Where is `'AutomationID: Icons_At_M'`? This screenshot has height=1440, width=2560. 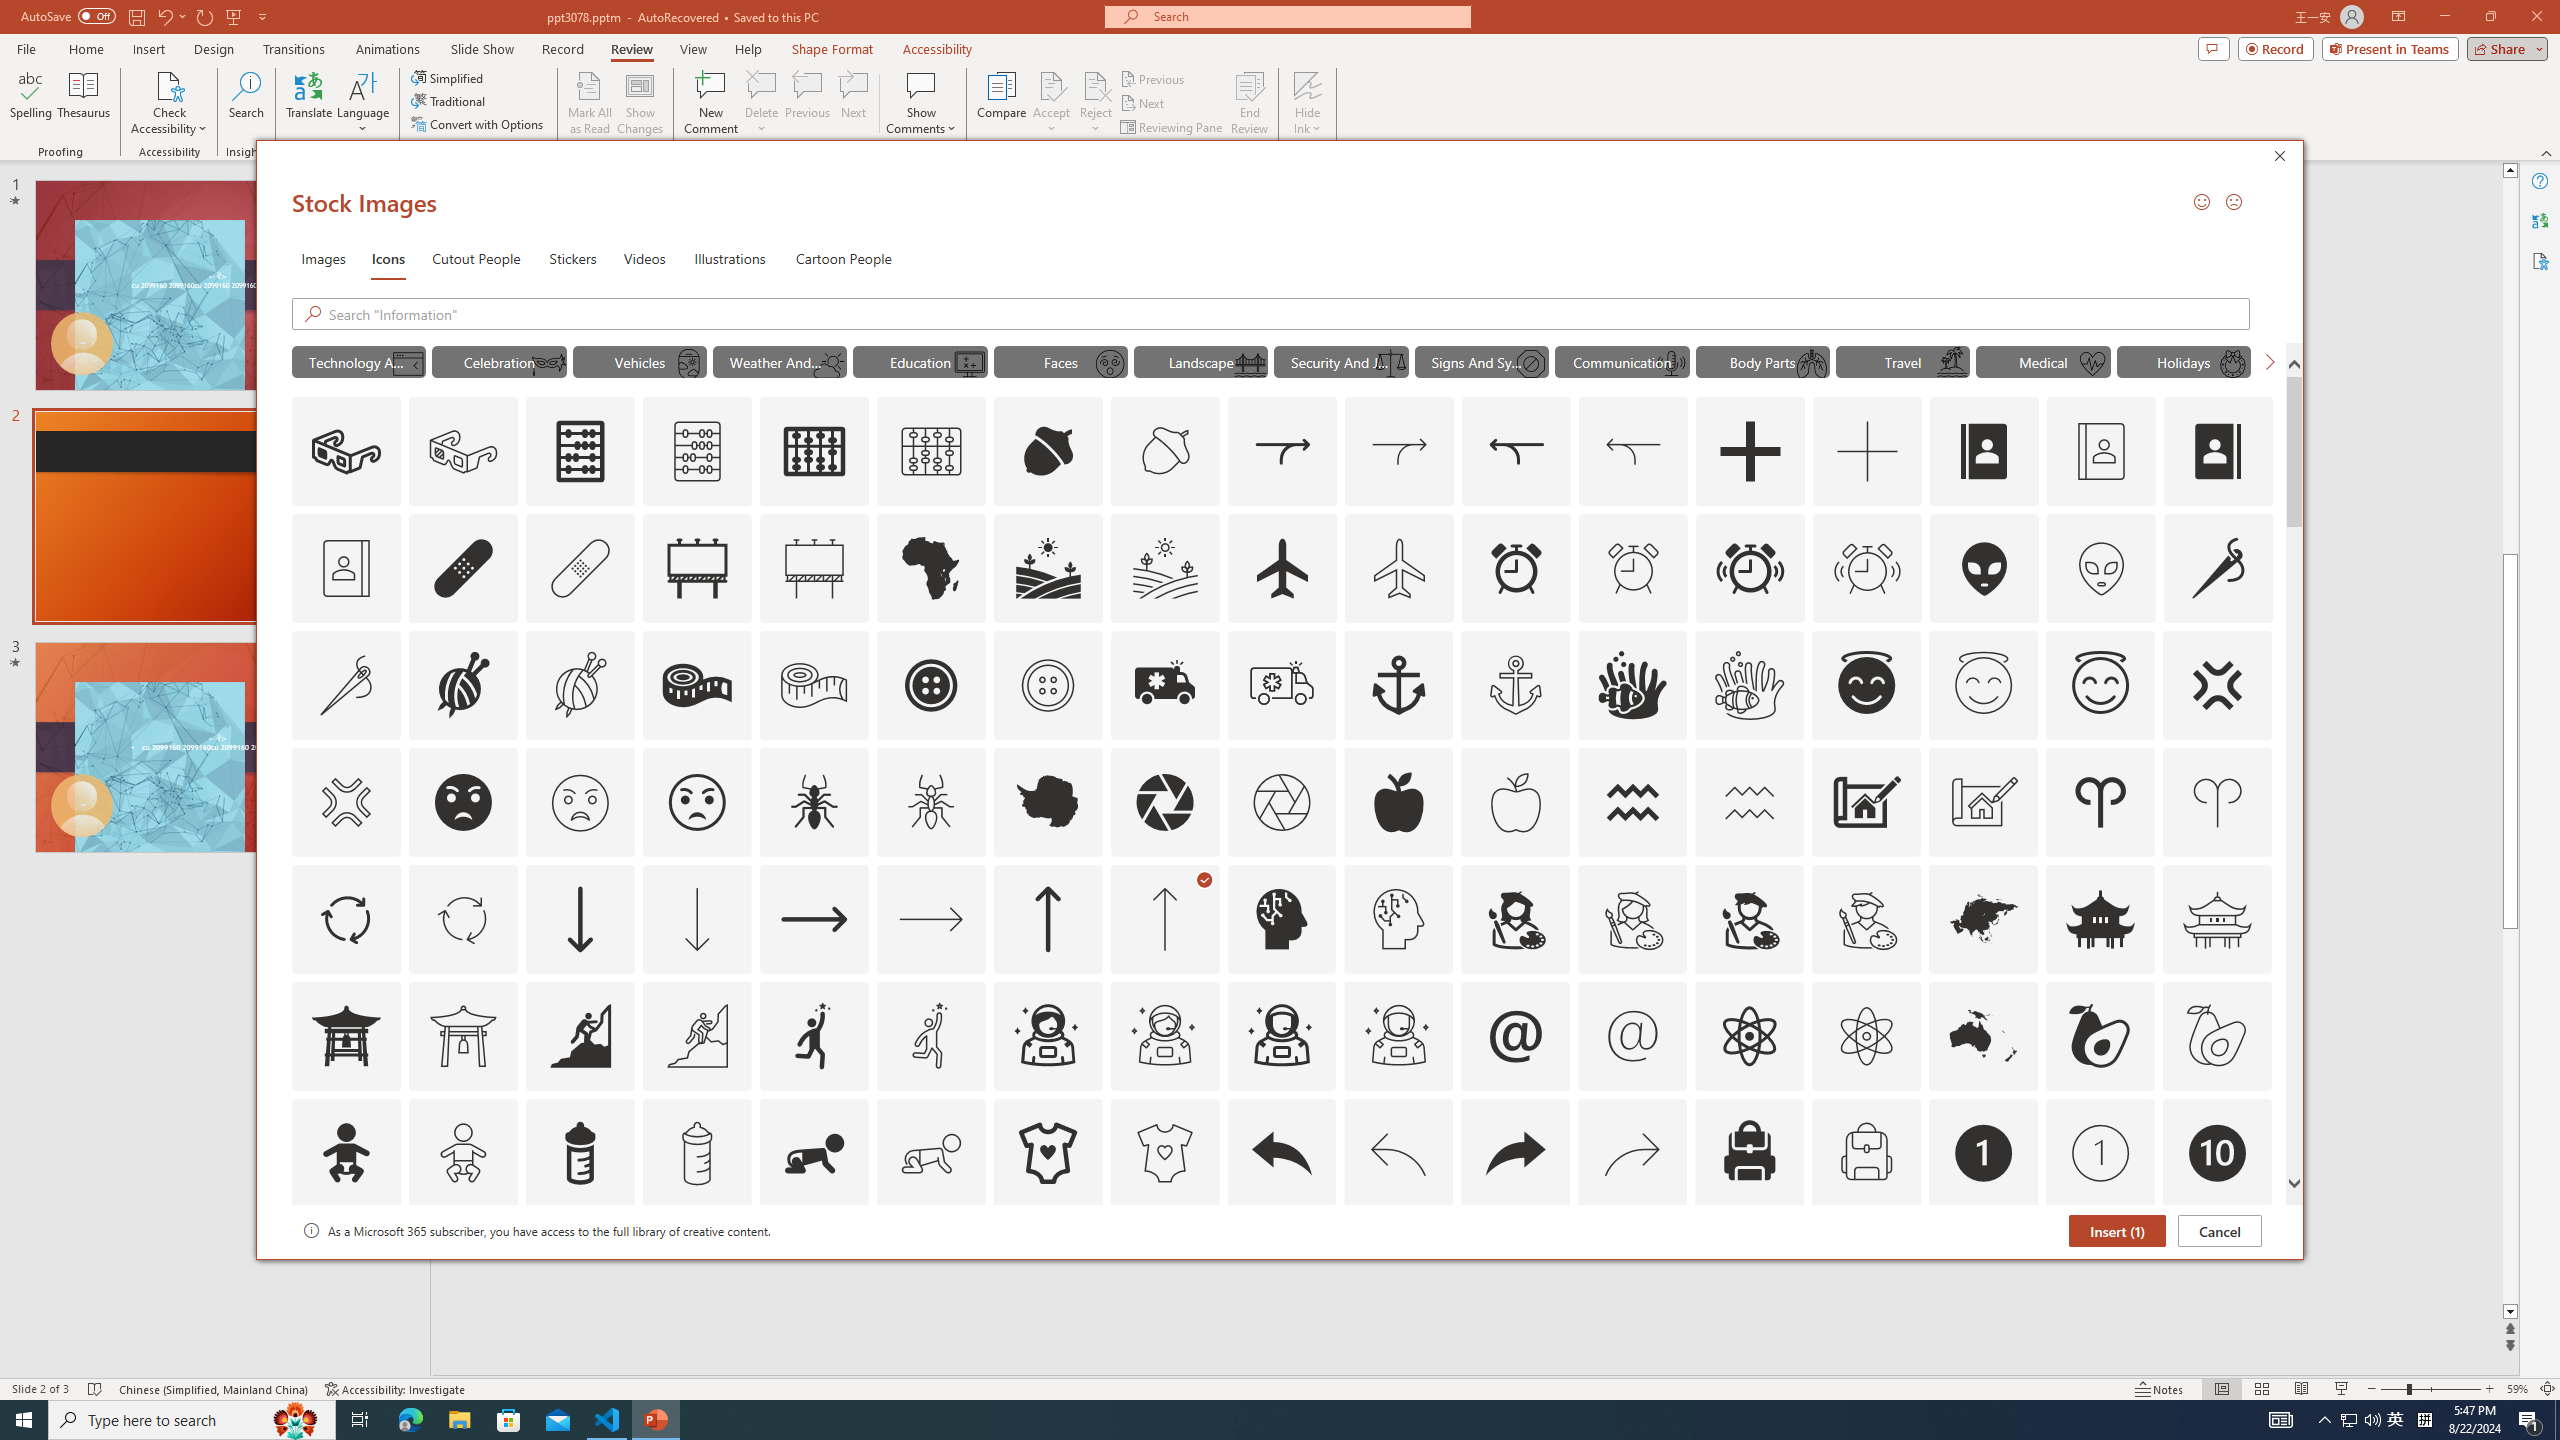 'AutomationID: Icons_At_M' is located at coordinates (1632, 1034).